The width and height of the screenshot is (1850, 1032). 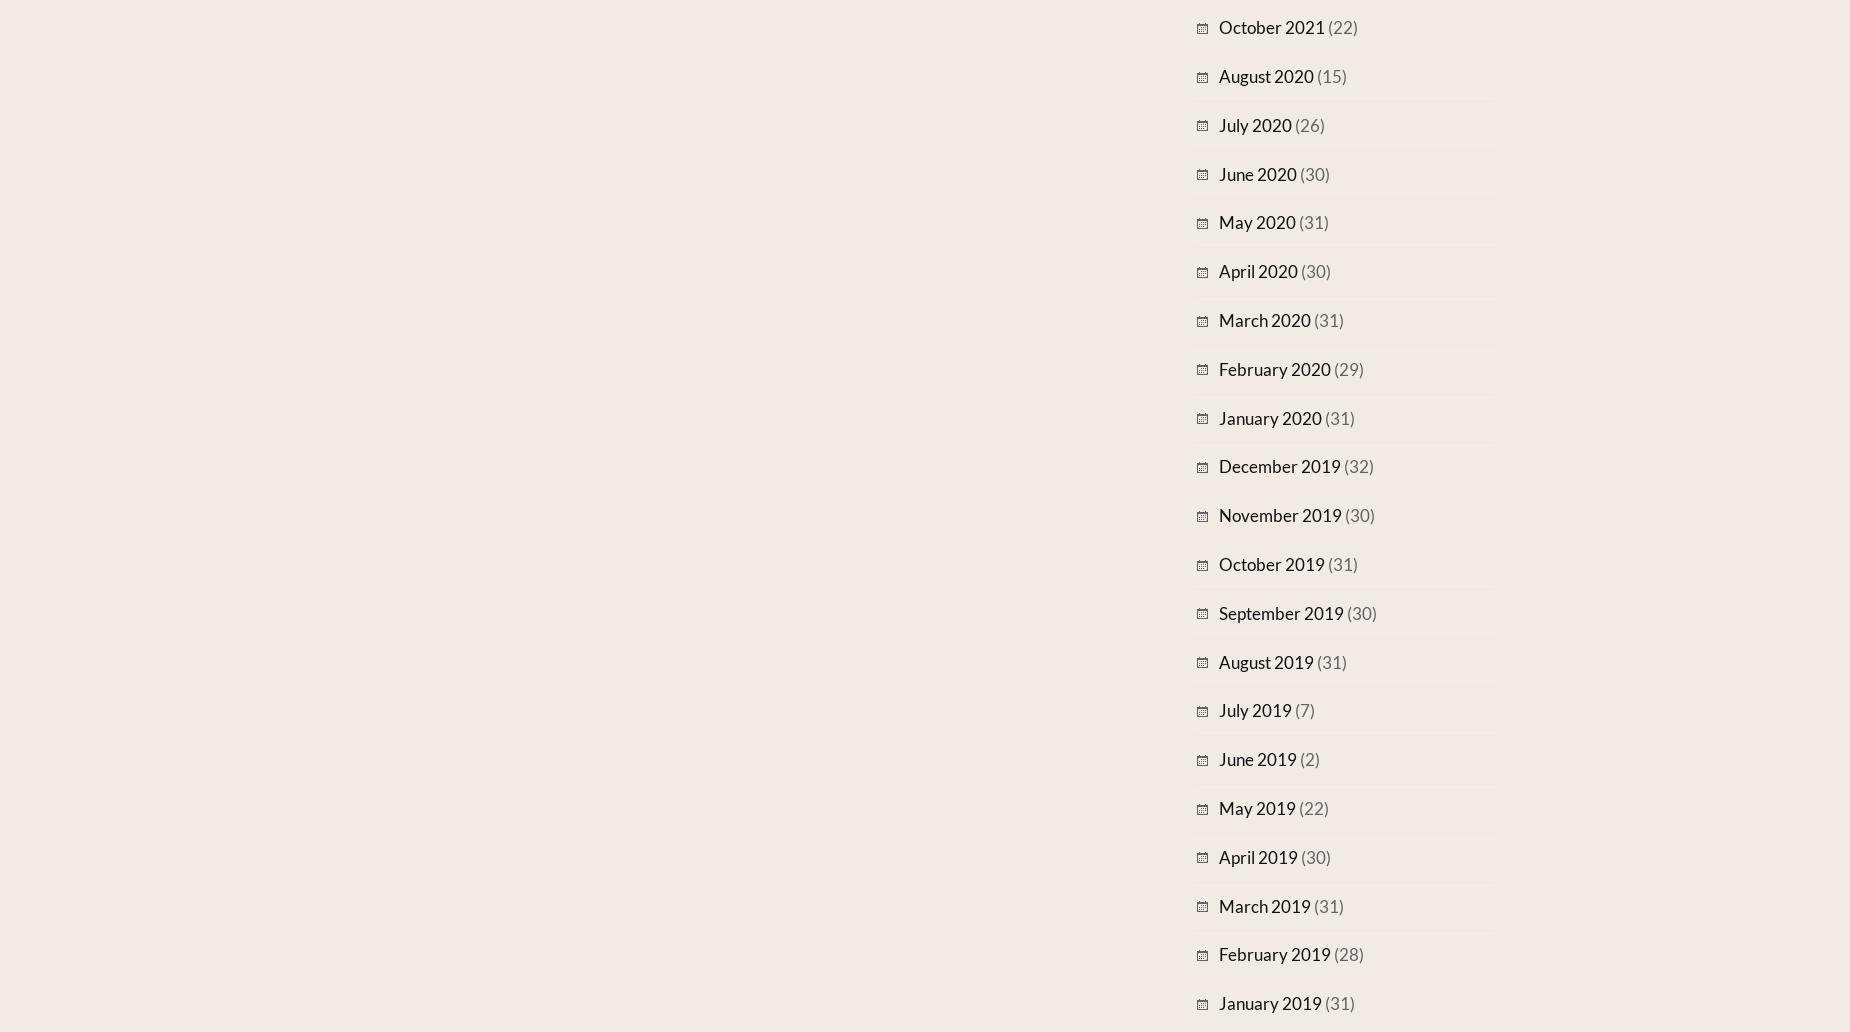 I want to click on 'May 2020', so click(x=1256, y=221).